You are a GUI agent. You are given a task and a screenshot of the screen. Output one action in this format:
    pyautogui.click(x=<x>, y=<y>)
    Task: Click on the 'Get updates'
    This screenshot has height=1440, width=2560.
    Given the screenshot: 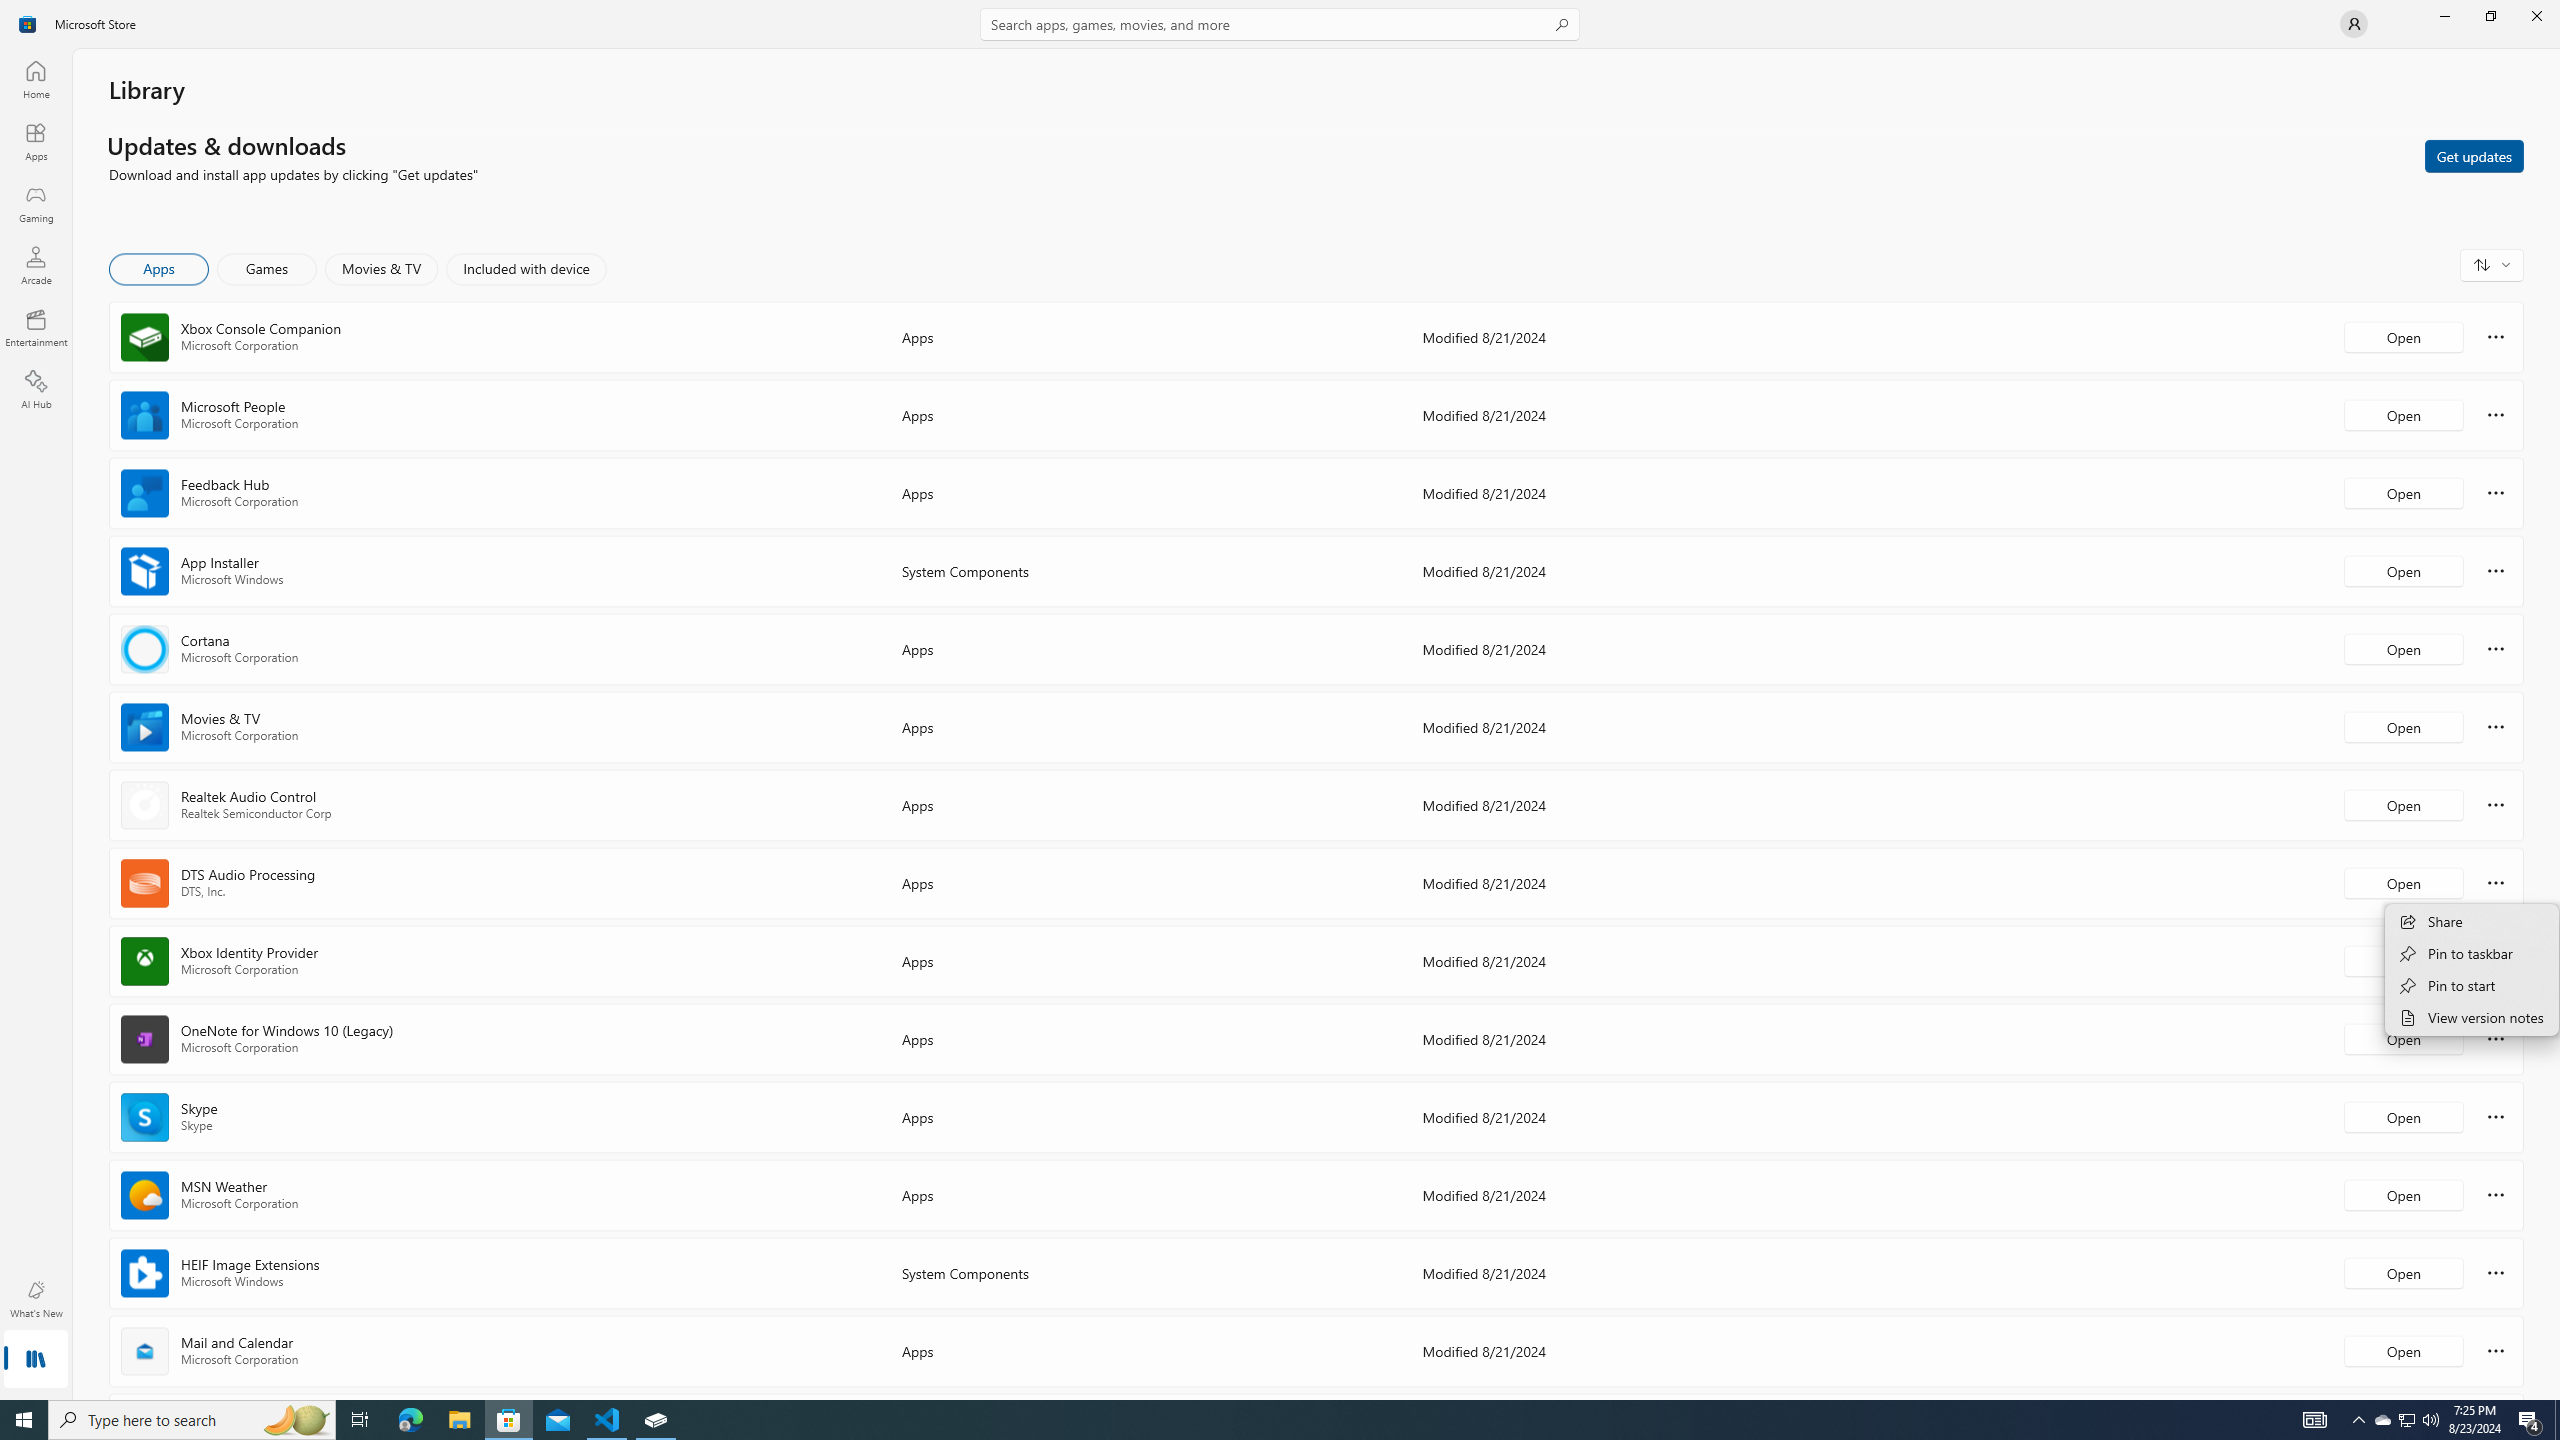 What is the action you would take?
    pyautogui.click(x=2474, y=154)
    